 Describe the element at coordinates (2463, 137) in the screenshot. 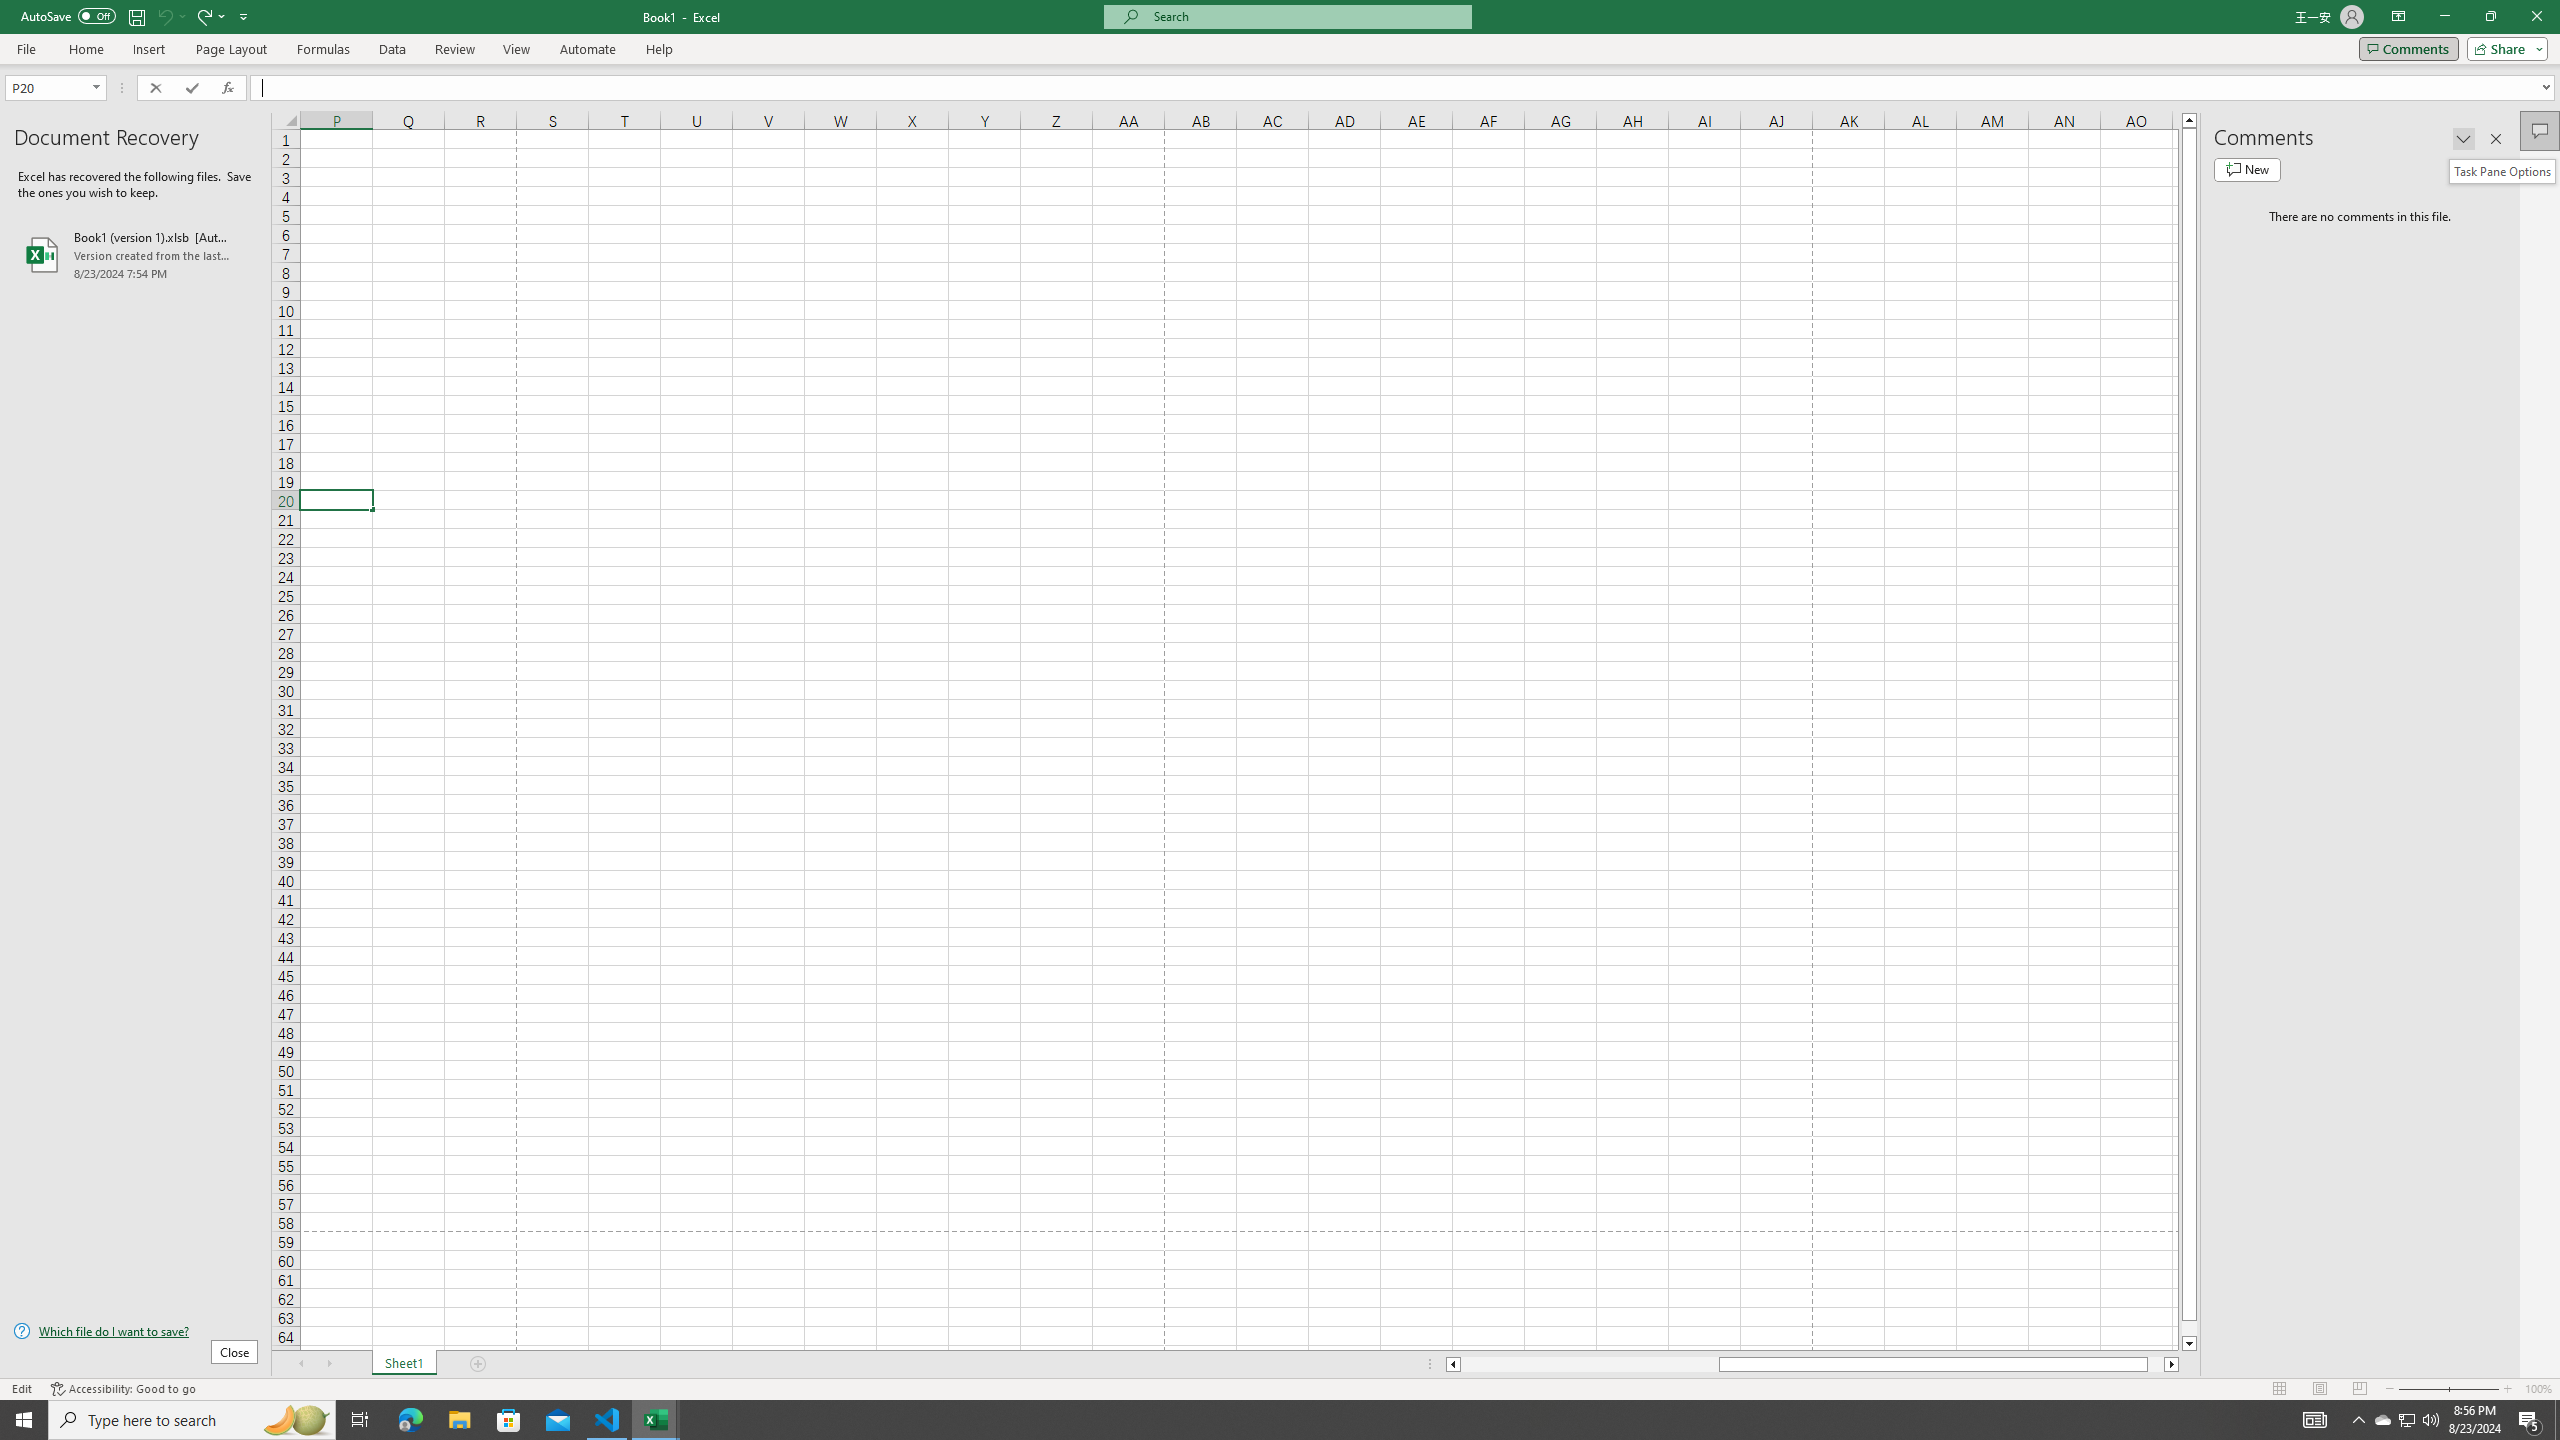

I see `'Task Pane Options'` at that location.